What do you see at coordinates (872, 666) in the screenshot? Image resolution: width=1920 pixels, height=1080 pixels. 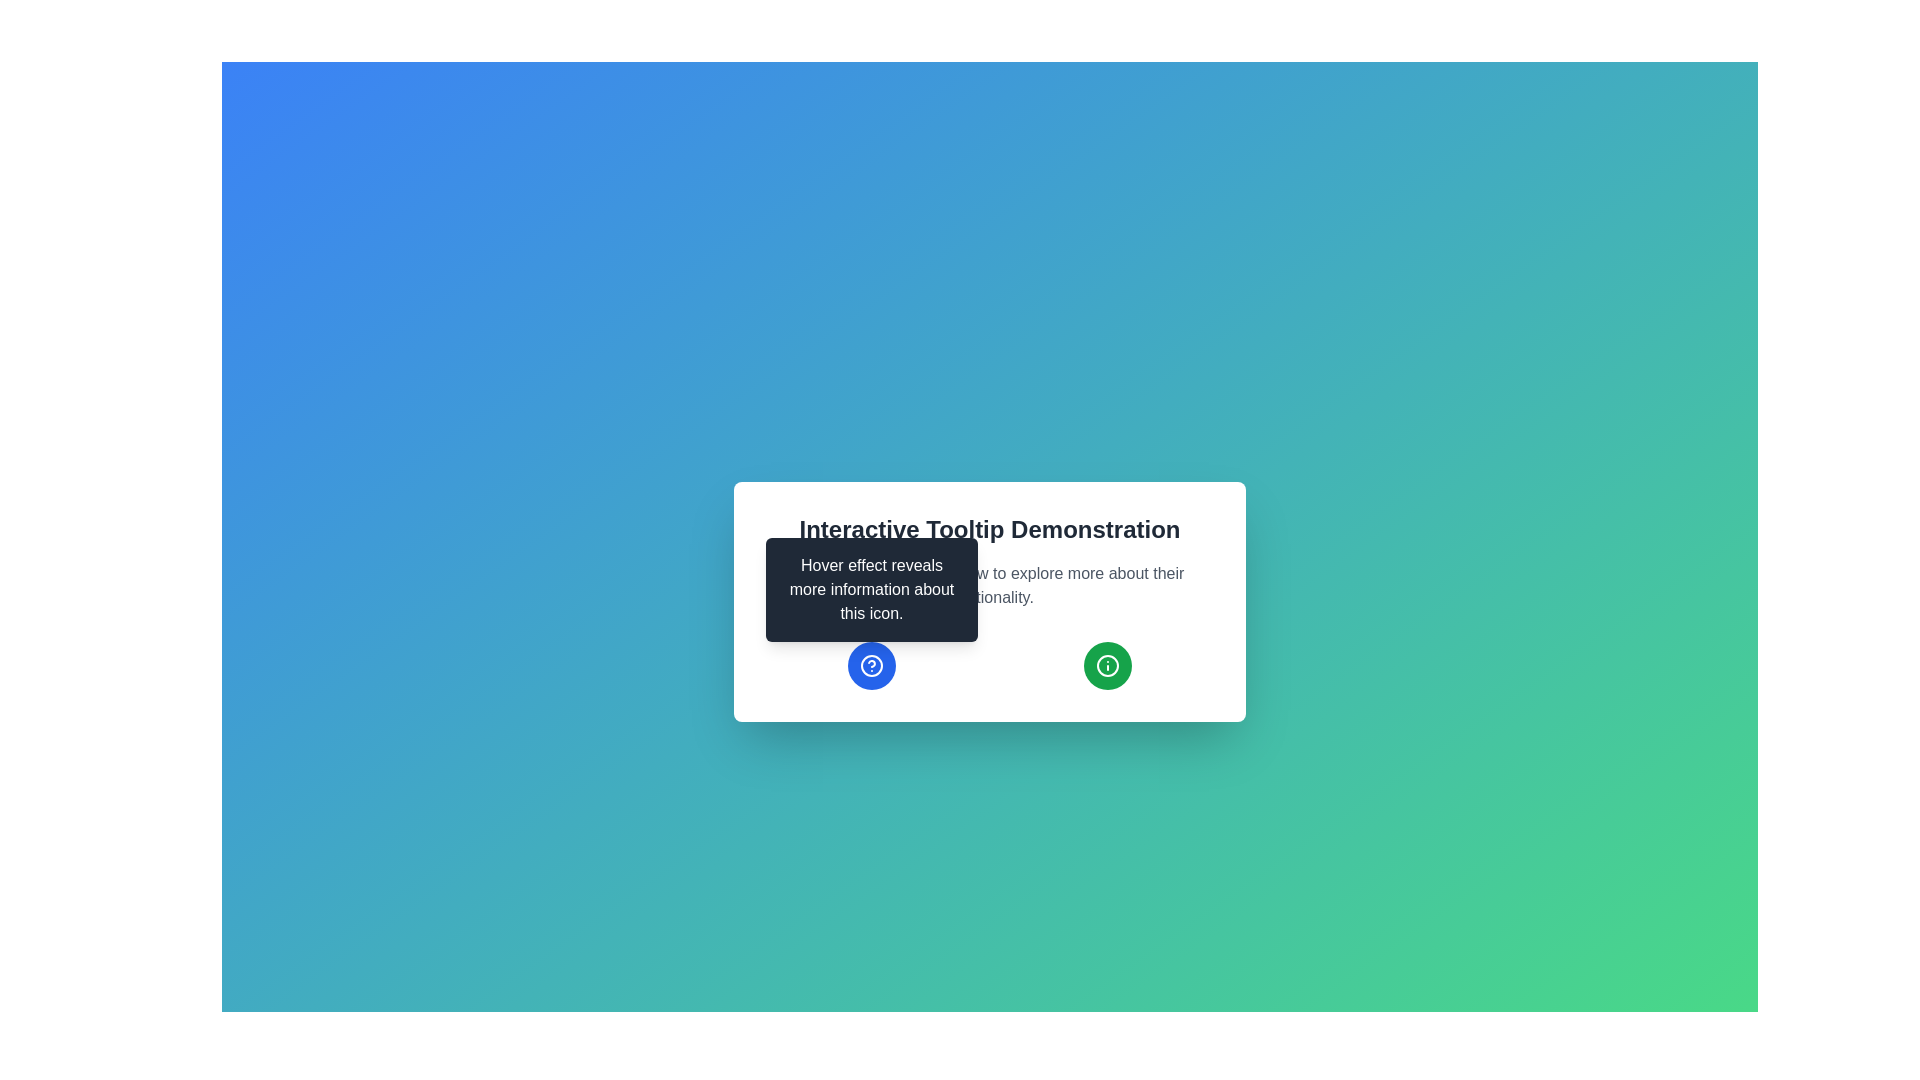 I see `the SVG graphic icon inside the blue circular button located at the bottom-left side of the 'Interactive Tooltip Demonstration' card` at bounding box center [872, 666].